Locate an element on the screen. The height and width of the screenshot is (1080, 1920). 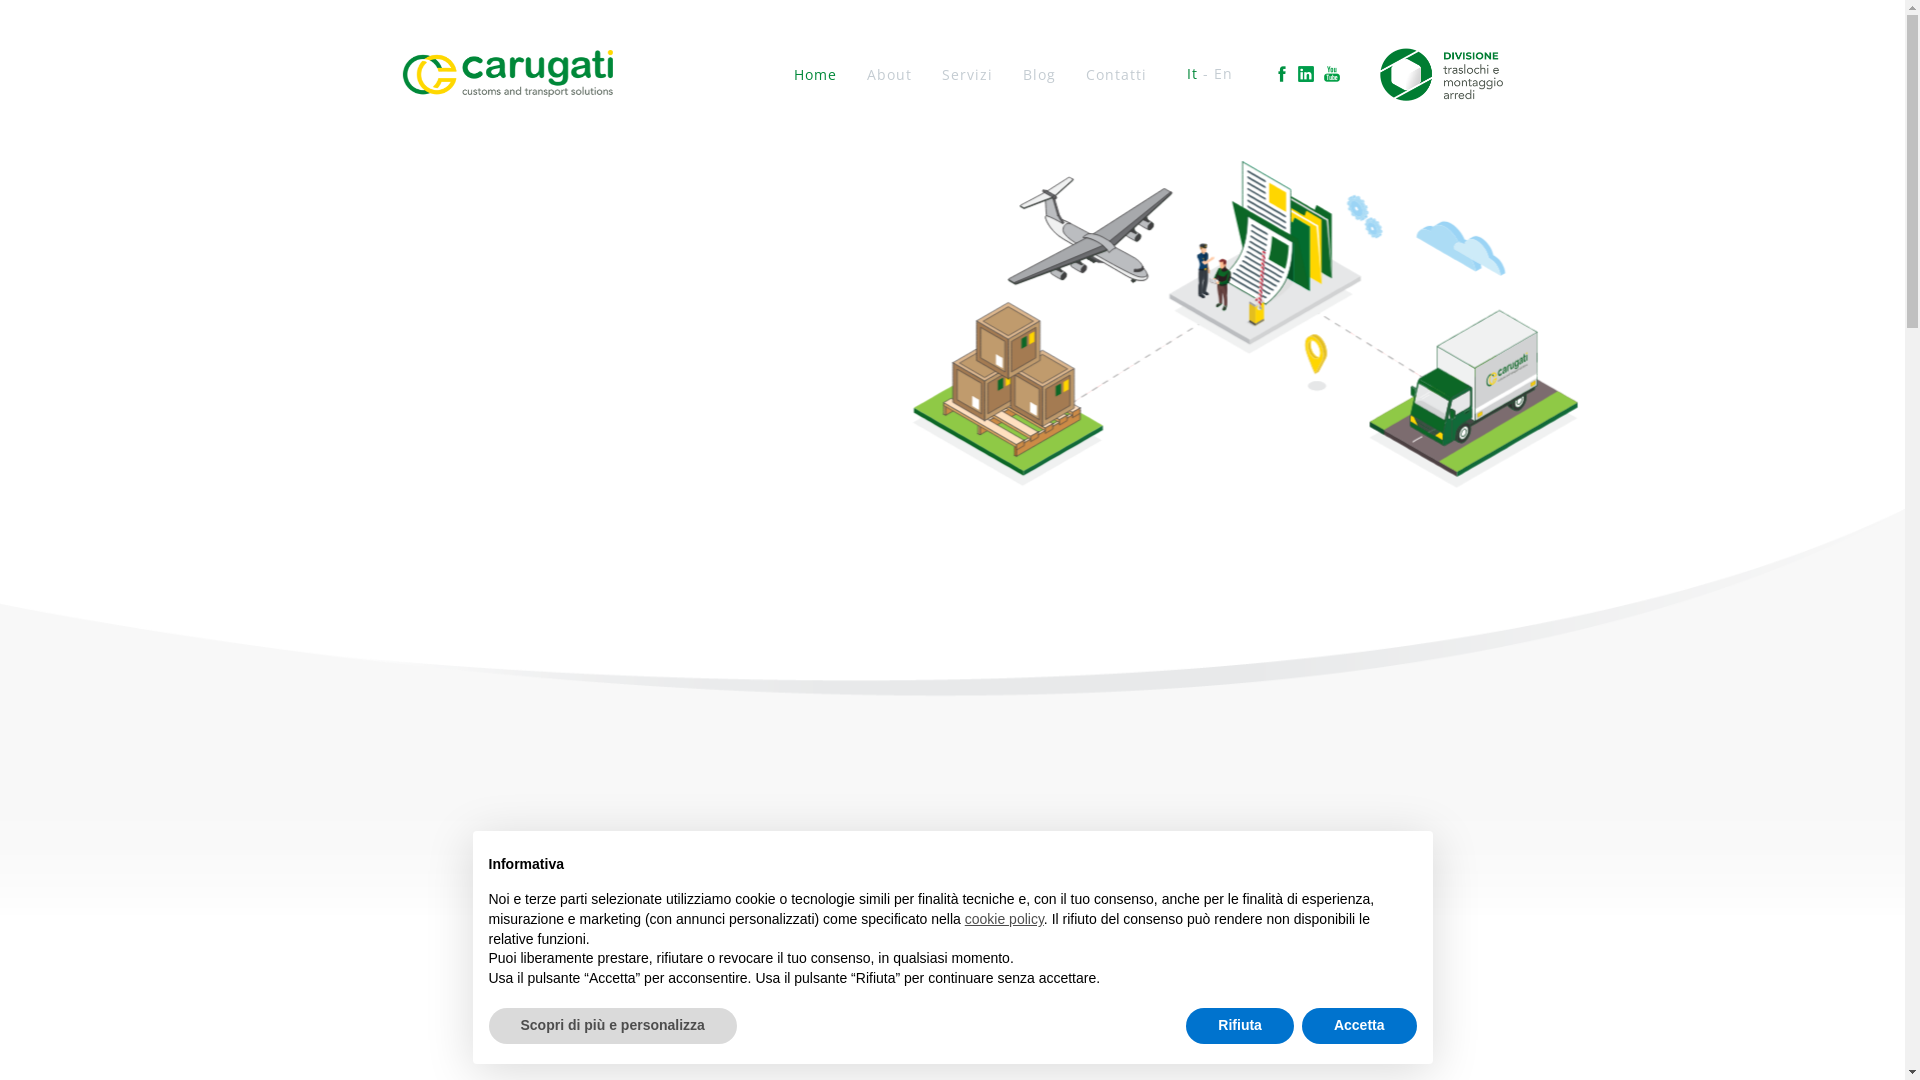
'cookie policy' is located at coordinates (964, 918).